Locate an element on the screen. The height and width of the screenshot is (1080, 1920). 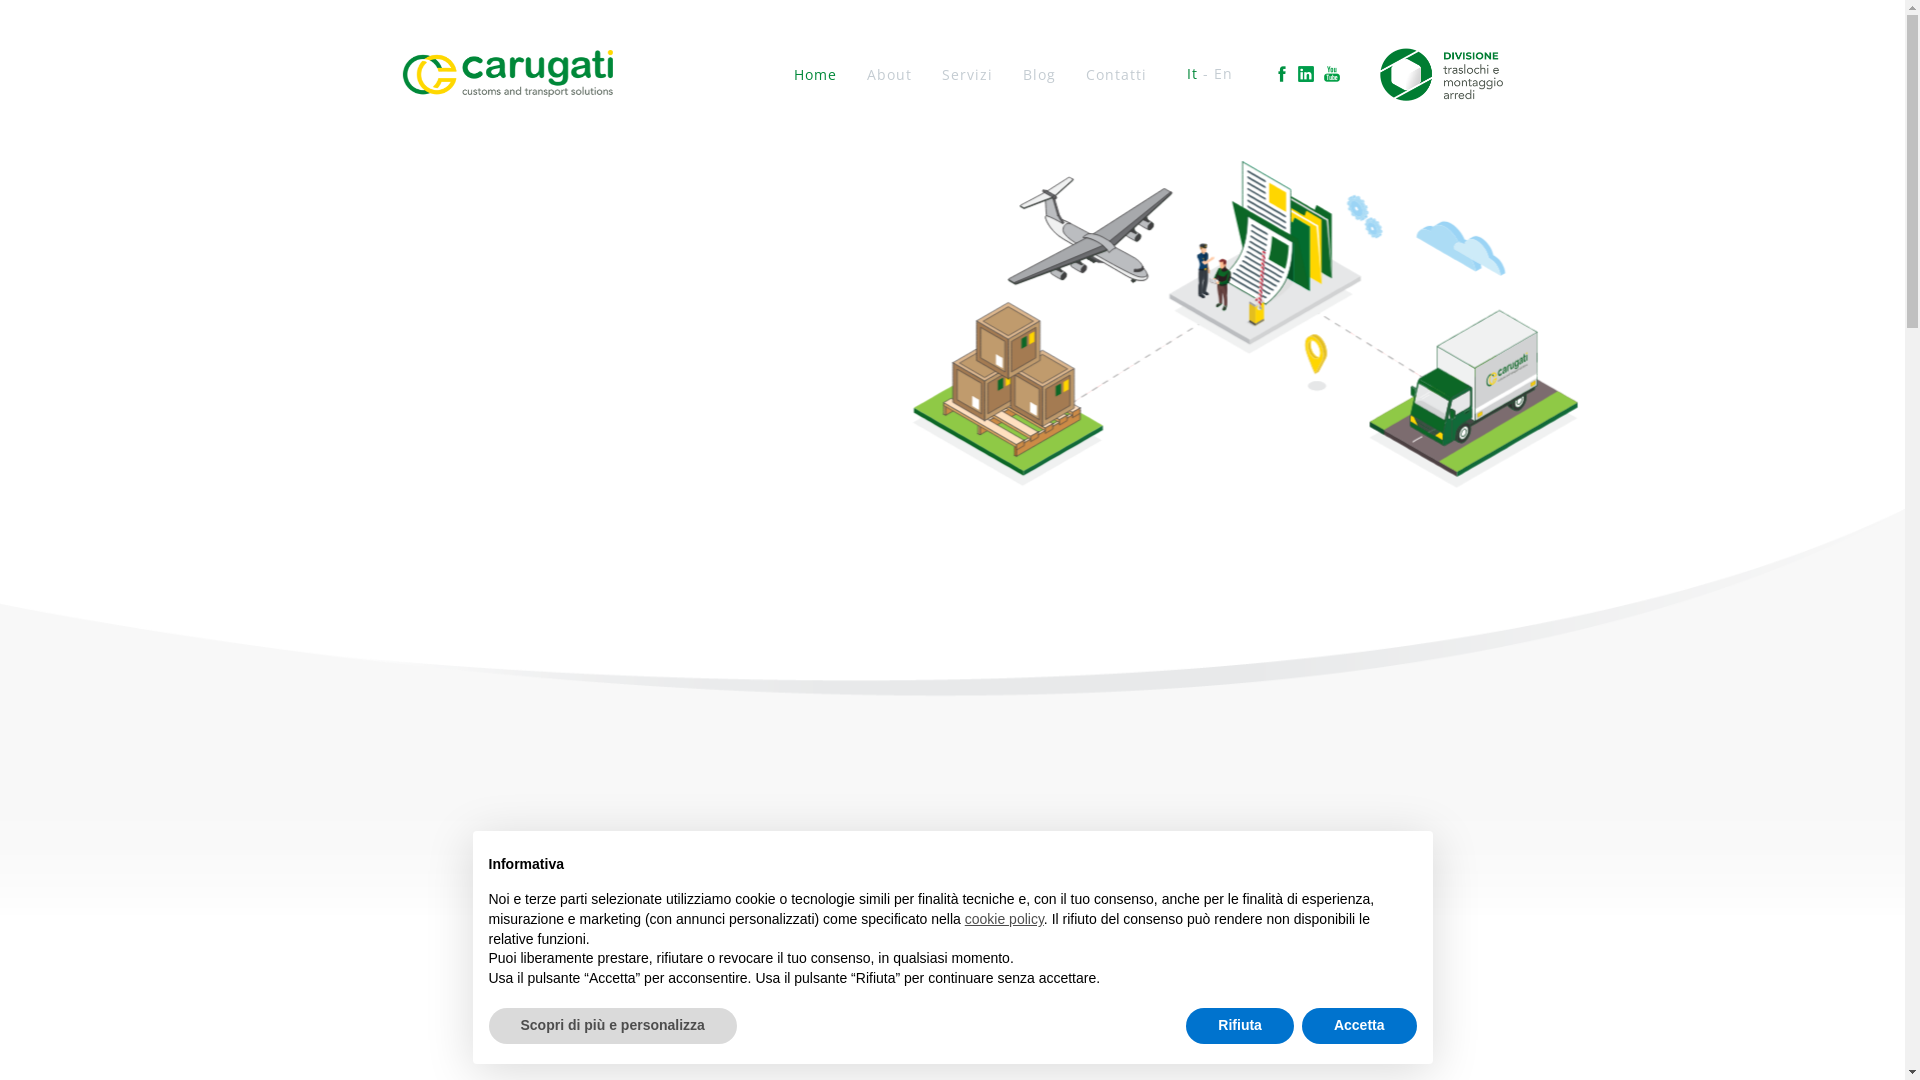
'cookie policy' is located at coordinates (964, 918).